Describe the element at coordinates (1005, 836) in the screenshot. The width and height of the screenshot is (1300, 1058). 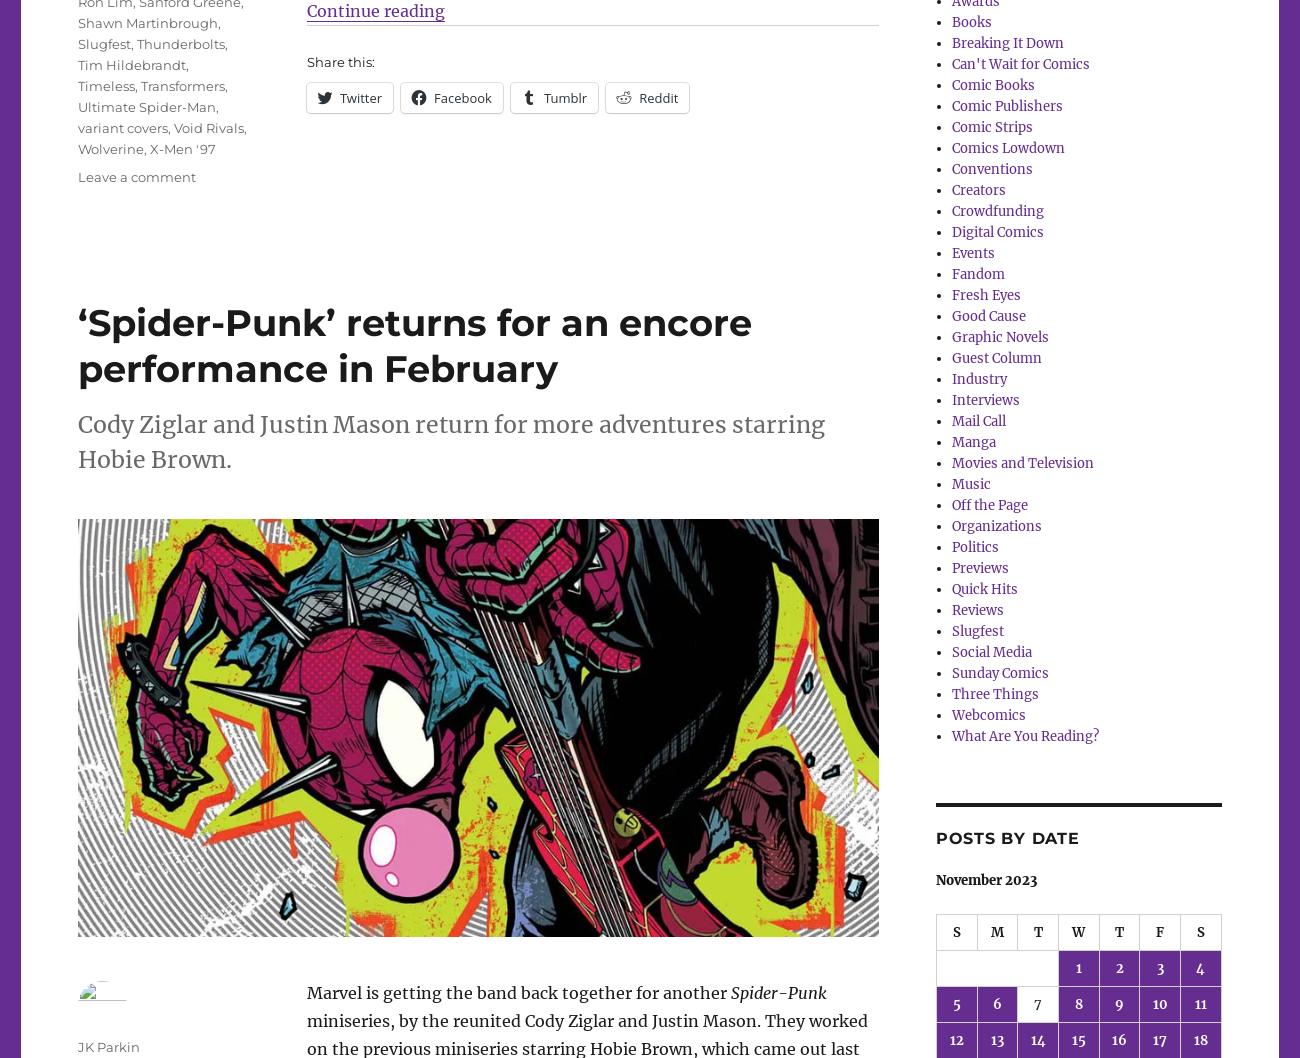
I see `'Posts by date'` at that location.